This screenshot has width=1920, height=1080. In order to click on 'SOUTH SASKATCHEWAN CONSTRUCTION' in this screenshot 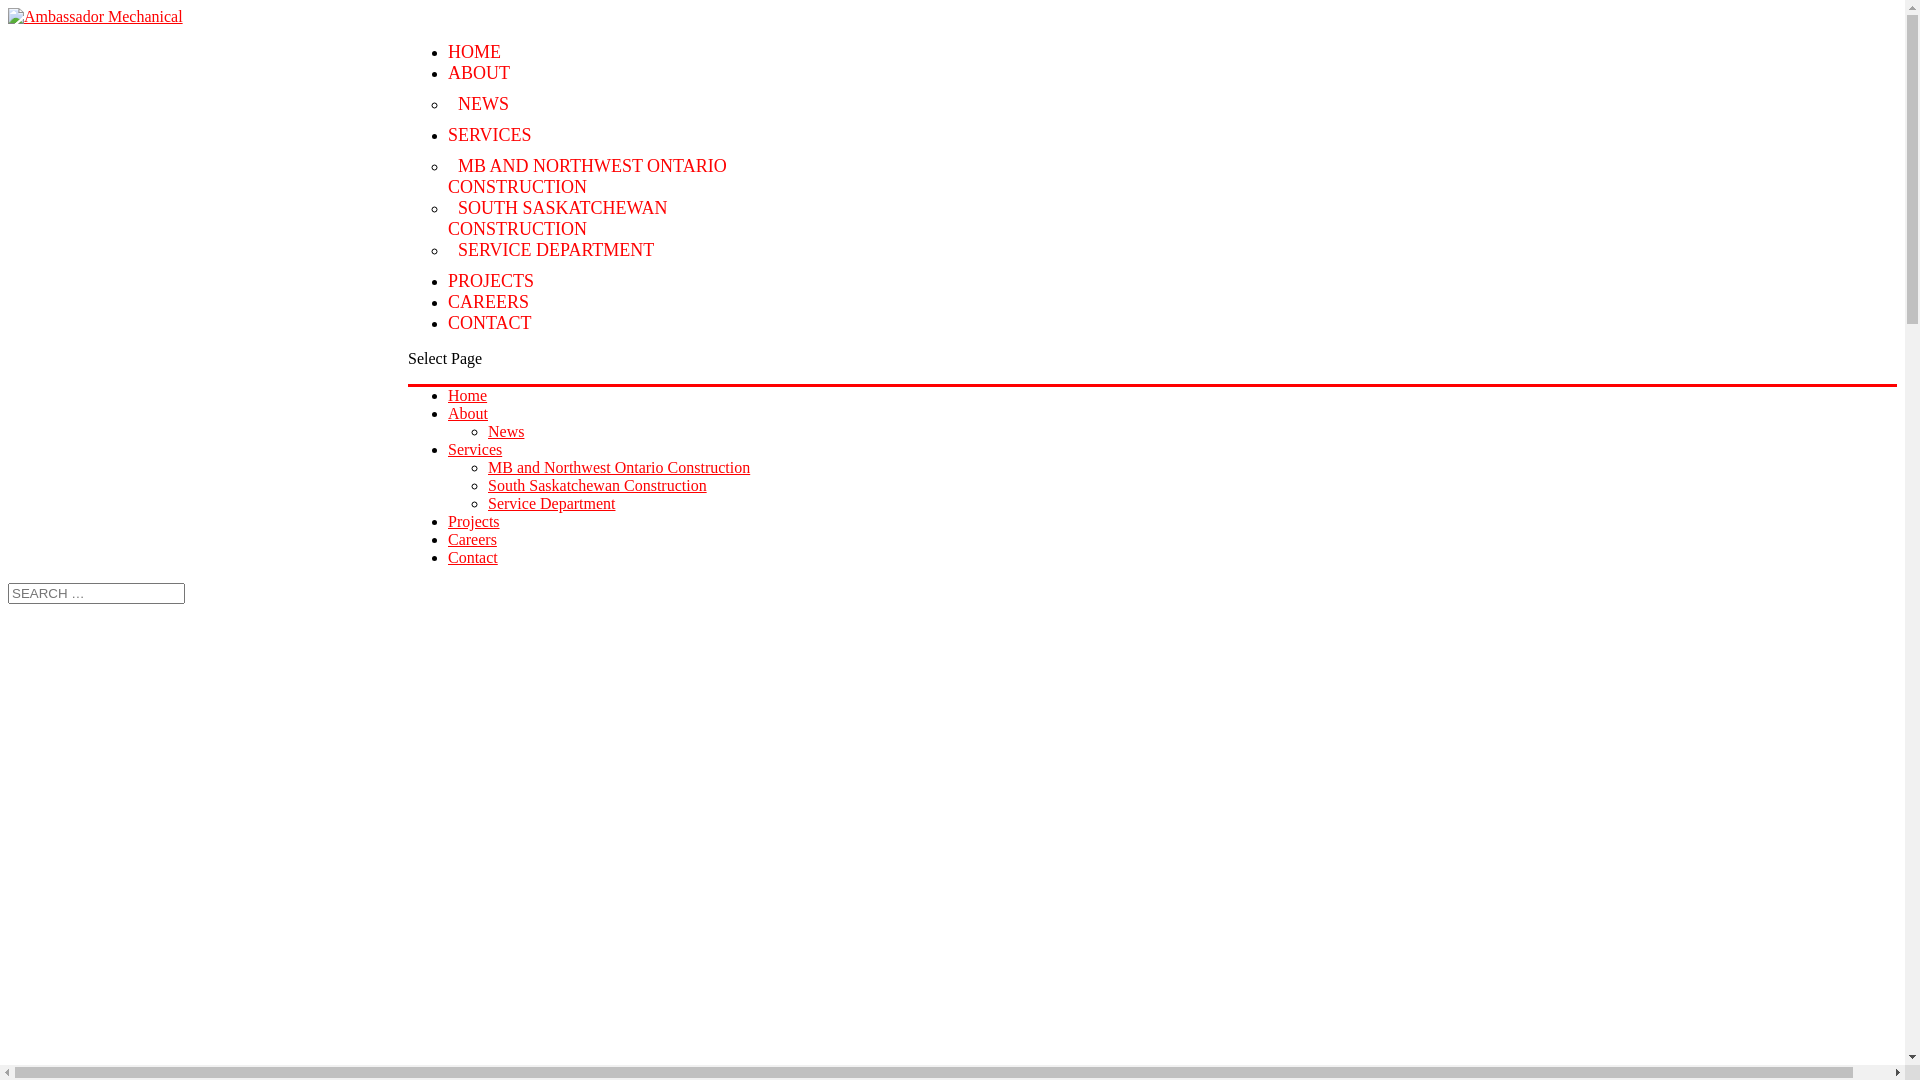, I will do `click(557, 218)`.